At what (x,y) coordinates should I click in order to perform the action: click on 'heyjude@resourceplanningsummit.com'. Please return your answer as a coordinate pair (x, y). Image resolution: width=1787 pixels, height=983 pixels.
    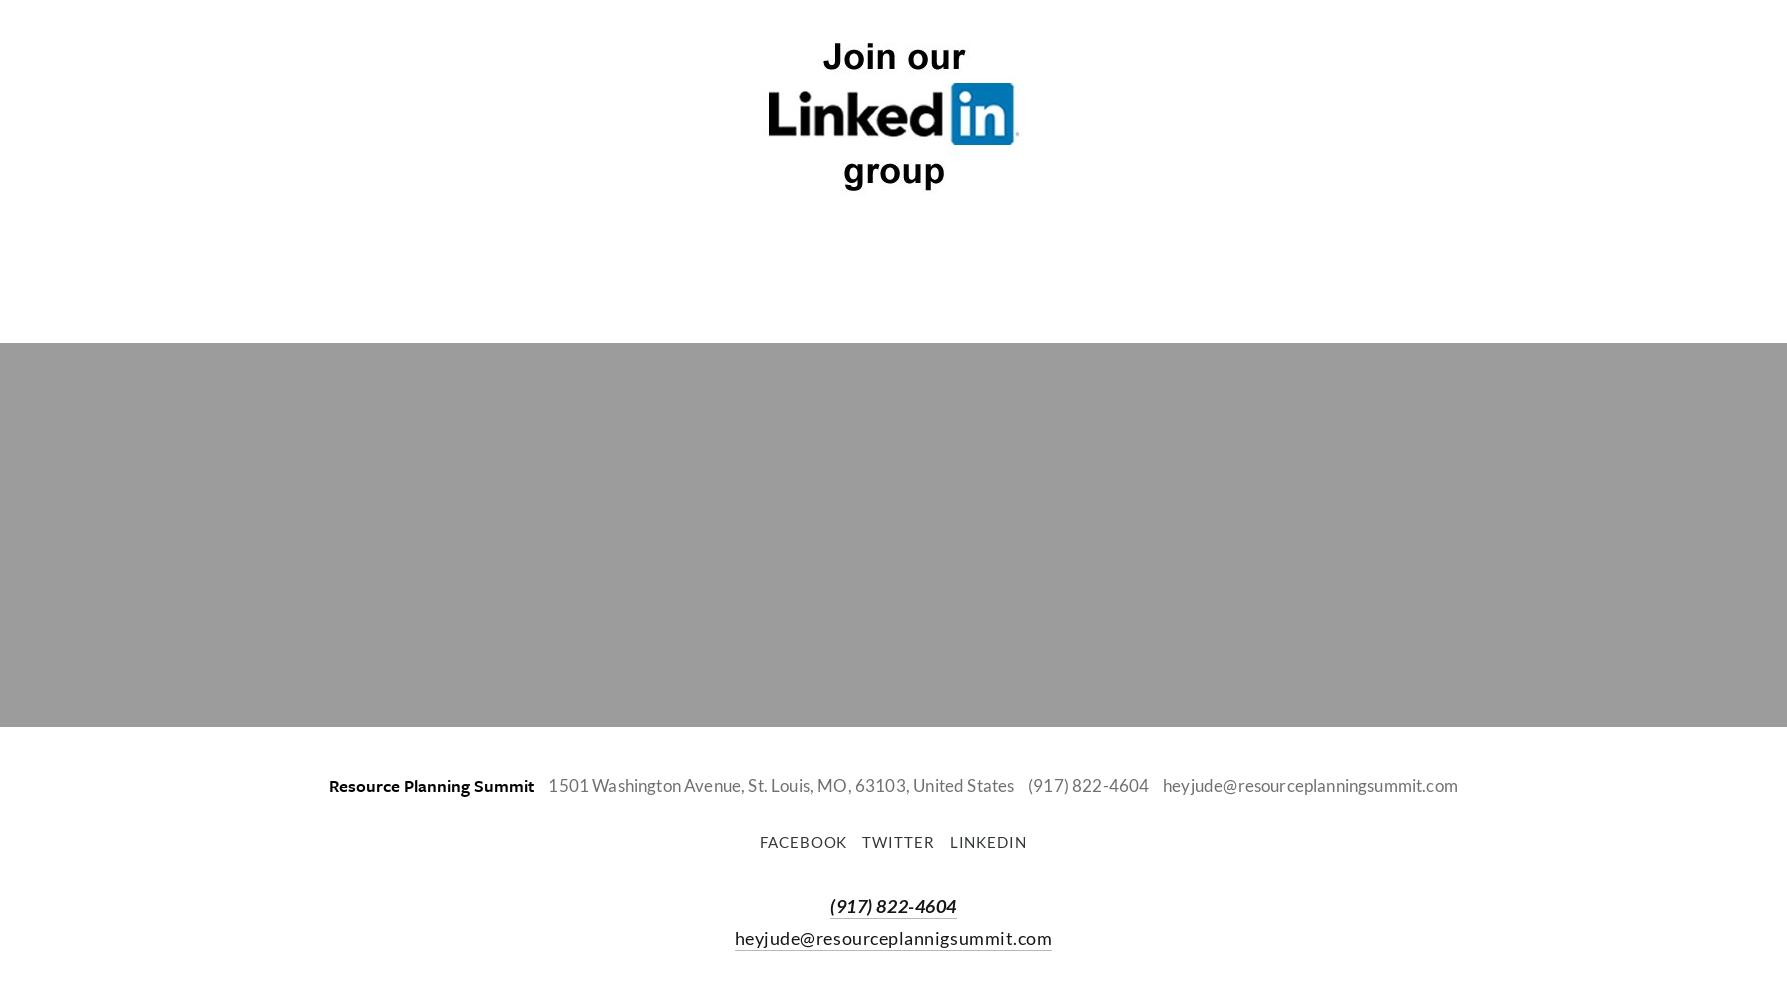
    Looking at the image, I should click on (1162, 784).